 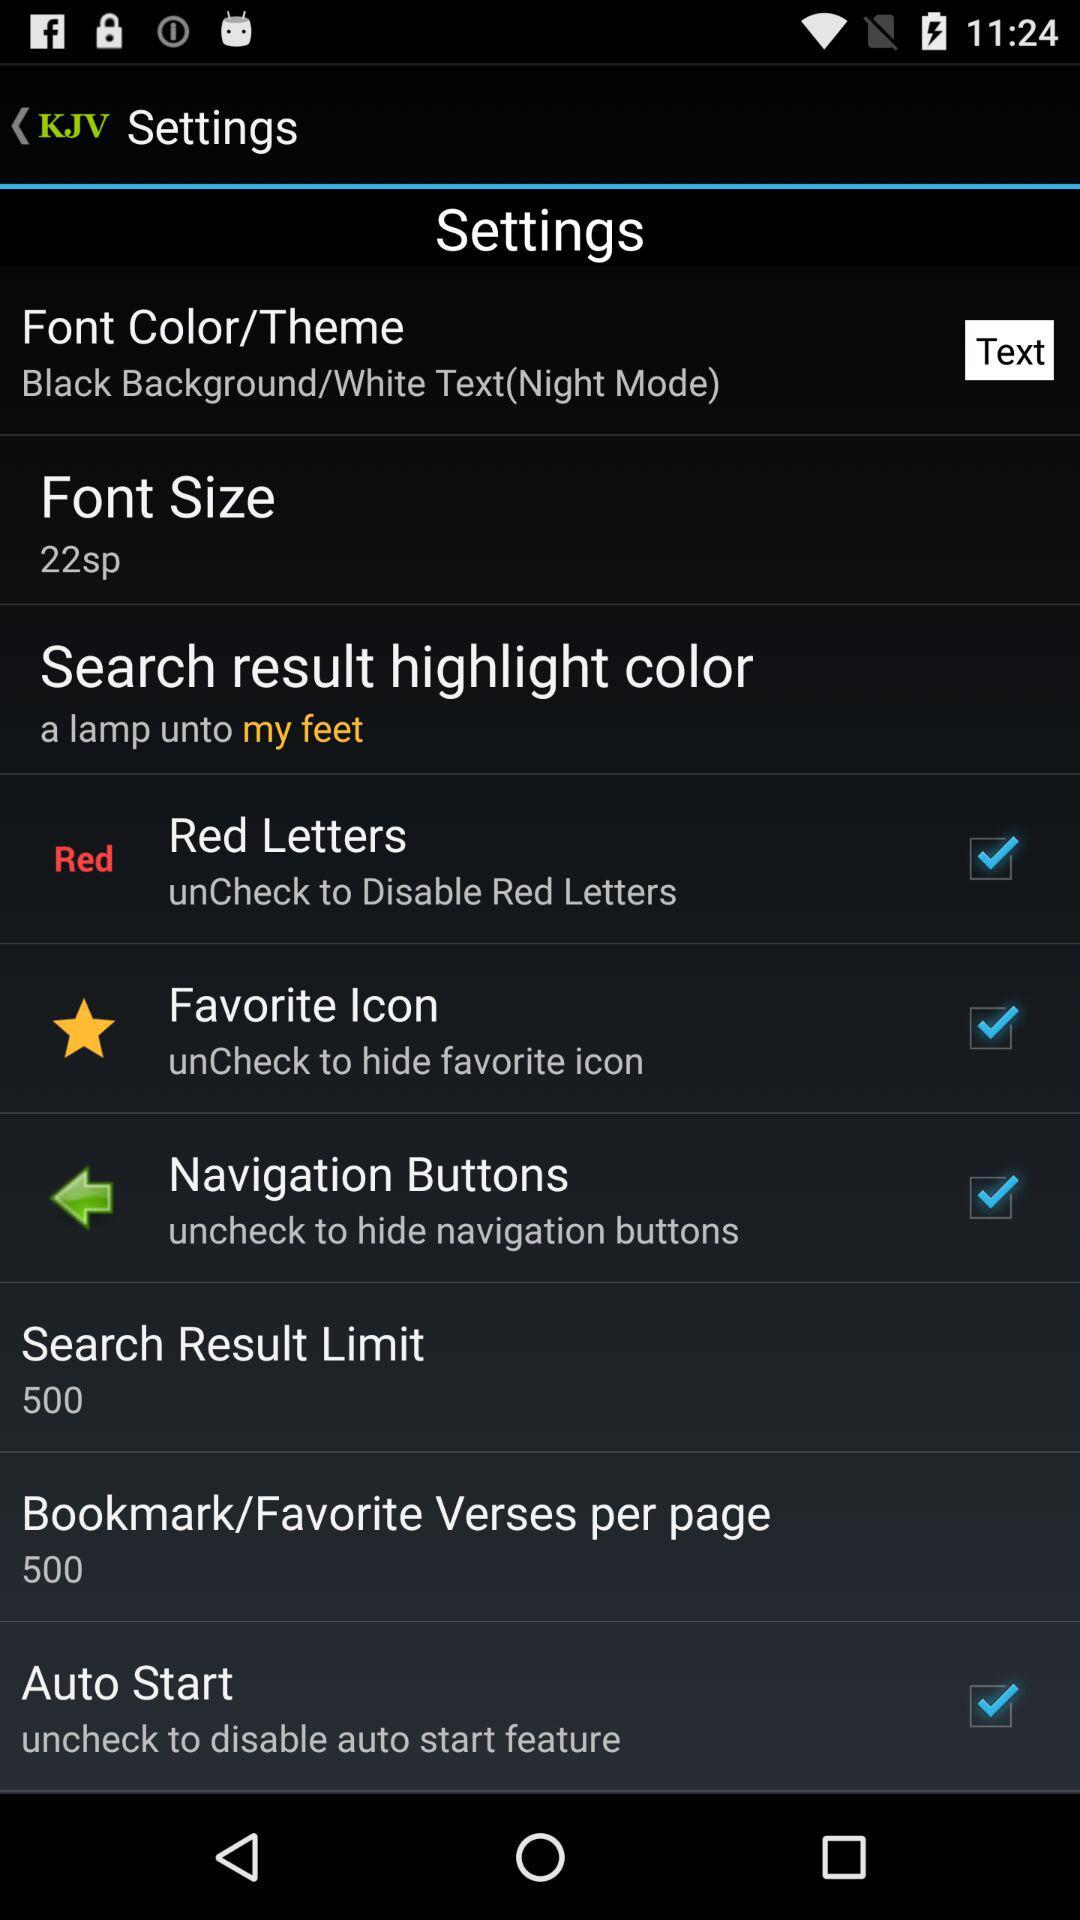 What do you see at coordinates (396, 1511) in the screenshot?
I see `the bookmark favorite verses app` at bounding box center [396, 1511].